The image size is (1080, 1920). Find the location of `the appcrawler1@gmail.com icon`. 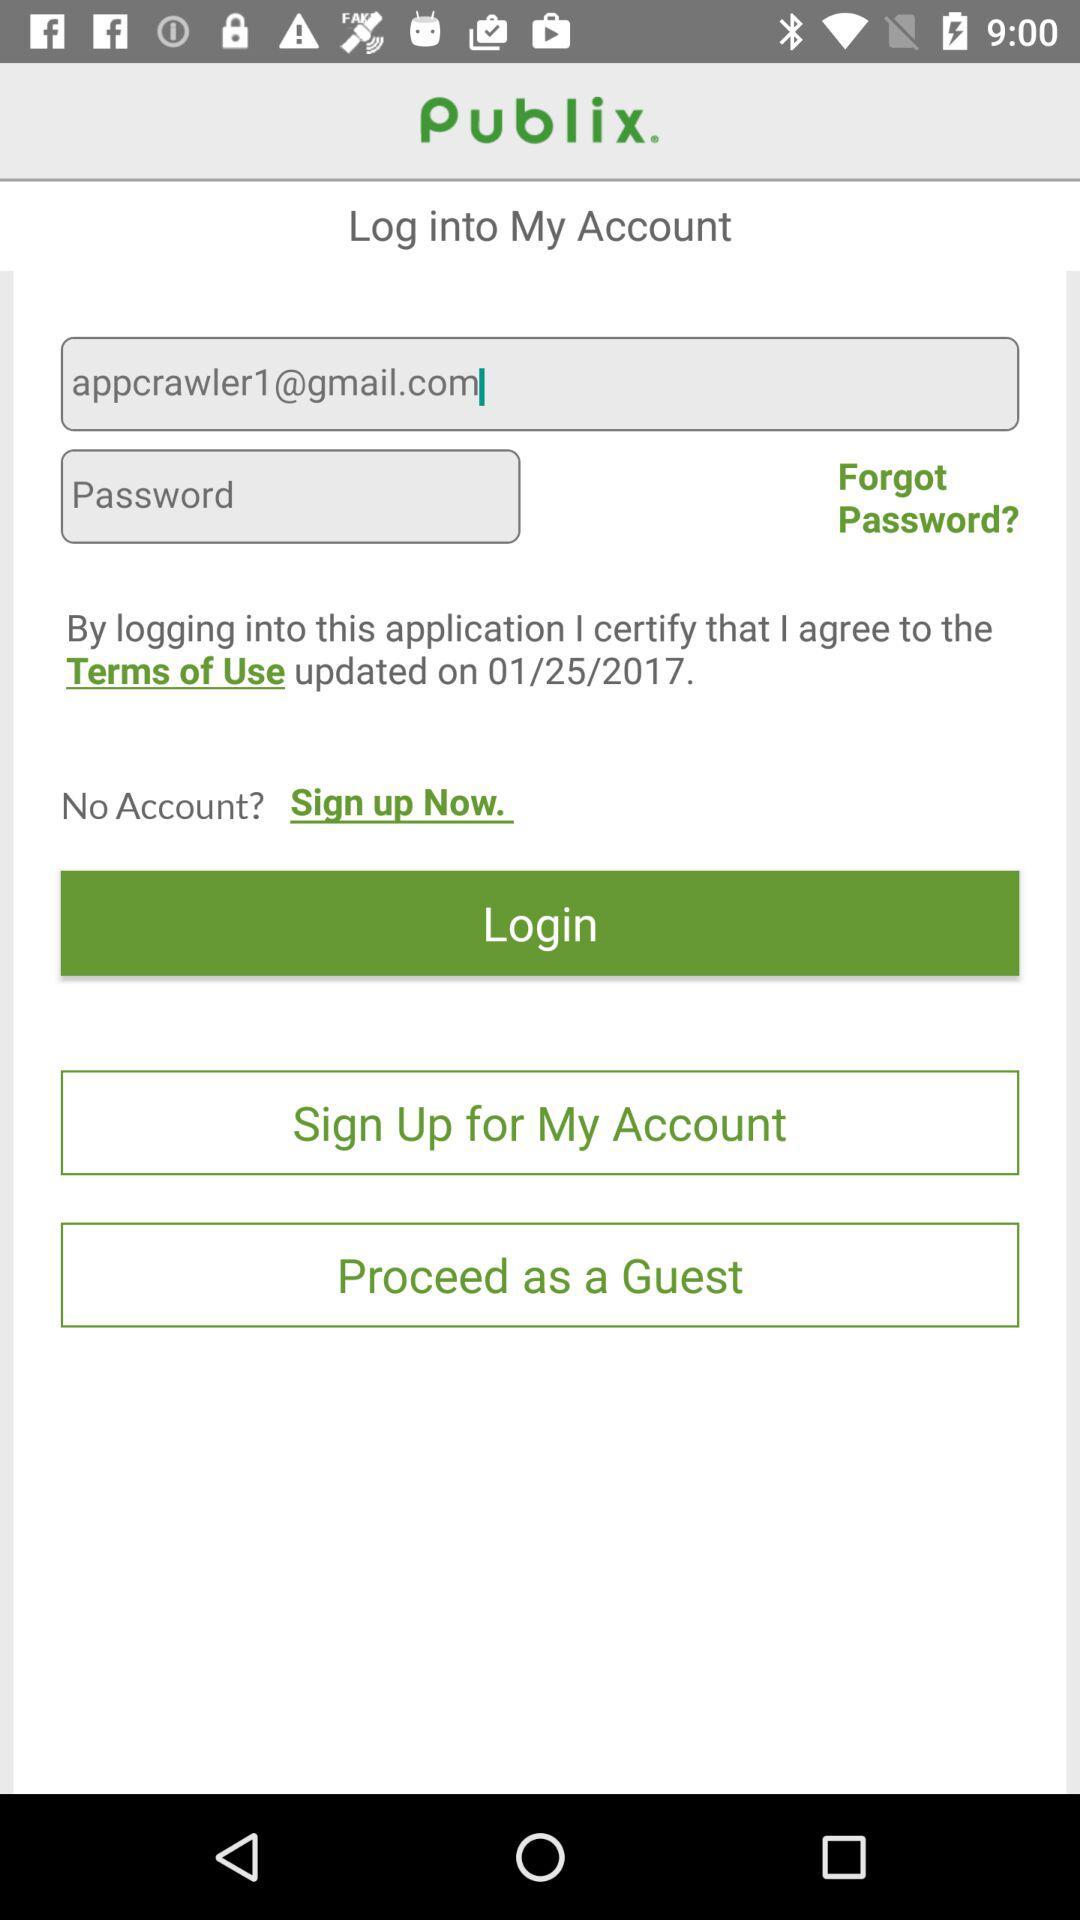

the appcrawler1@gmail.com icon is located at coordinates (540, 386).